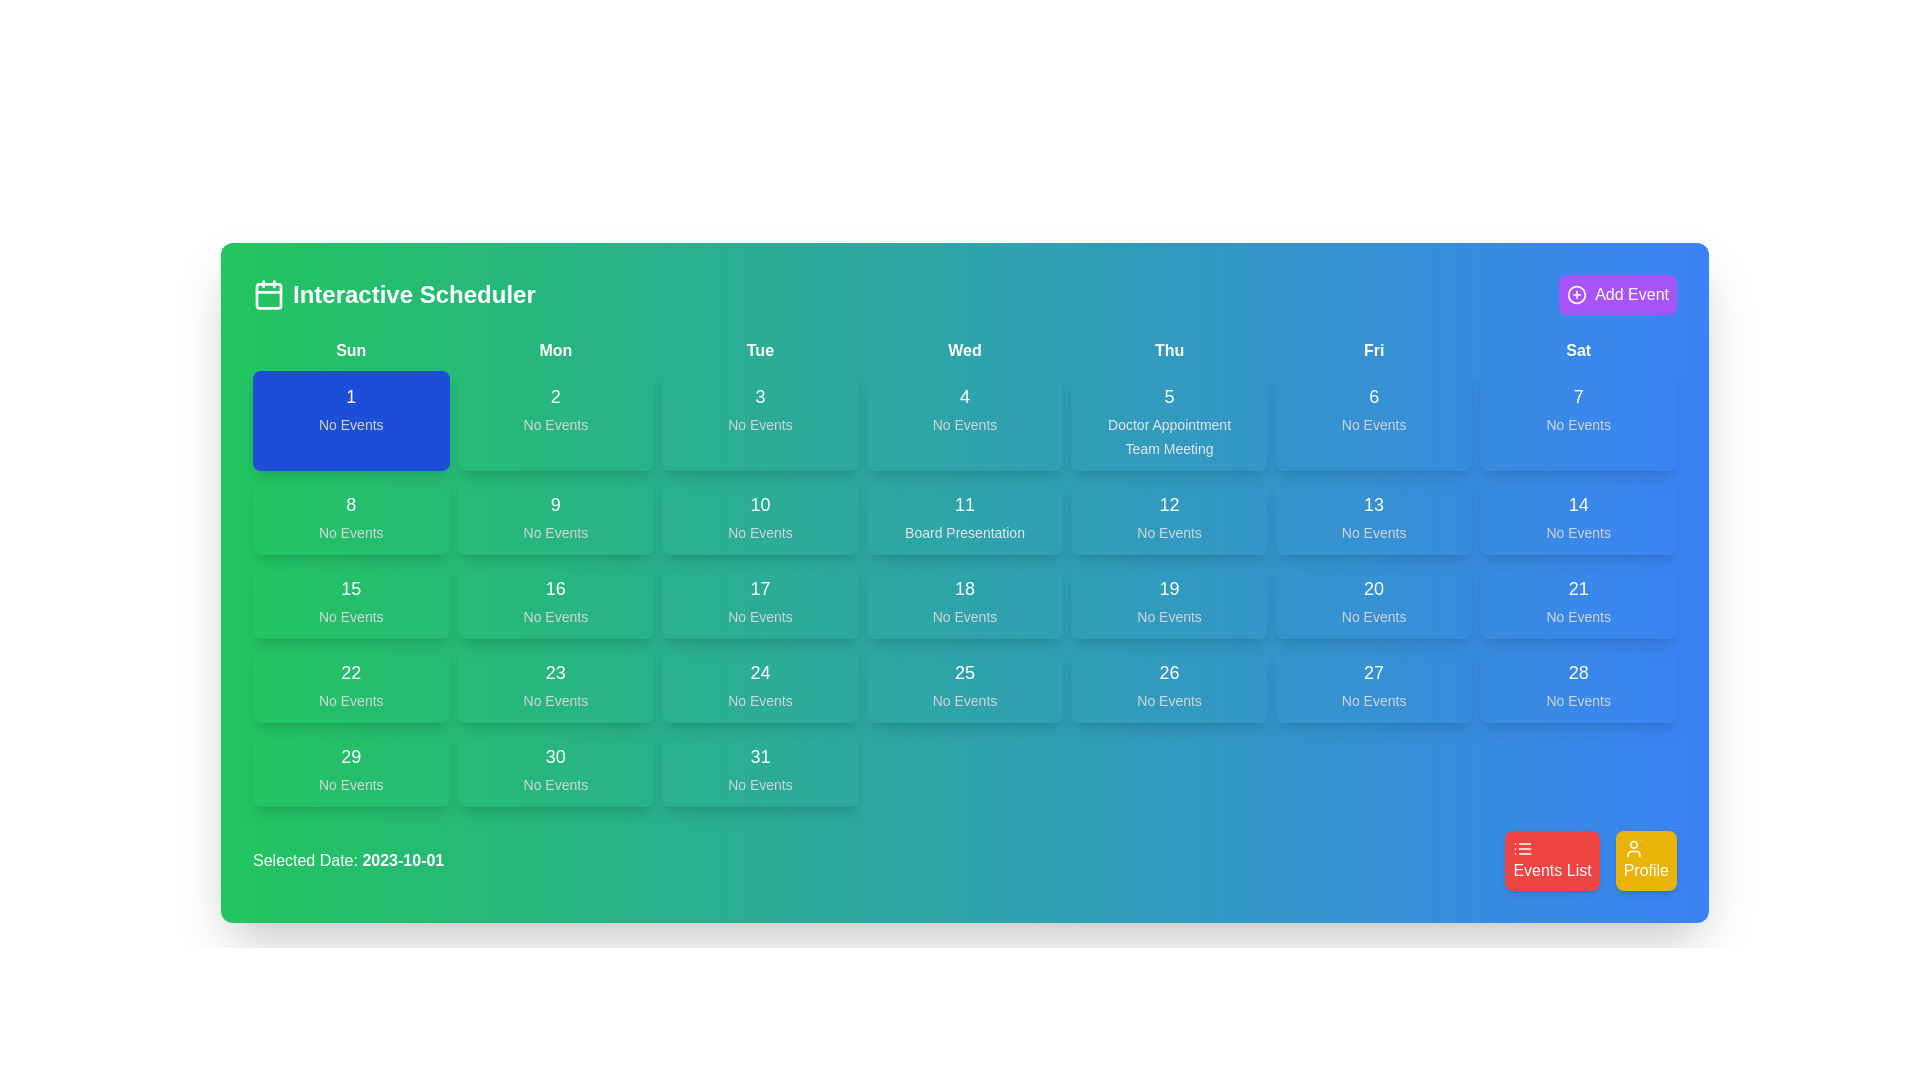 This screenshot has width=1920, height=1080. Describe the element at coordinates (1618, 294) in the screenshot. I see `the 'Add Event' button with a purple background and a circular plus icon` at that location.